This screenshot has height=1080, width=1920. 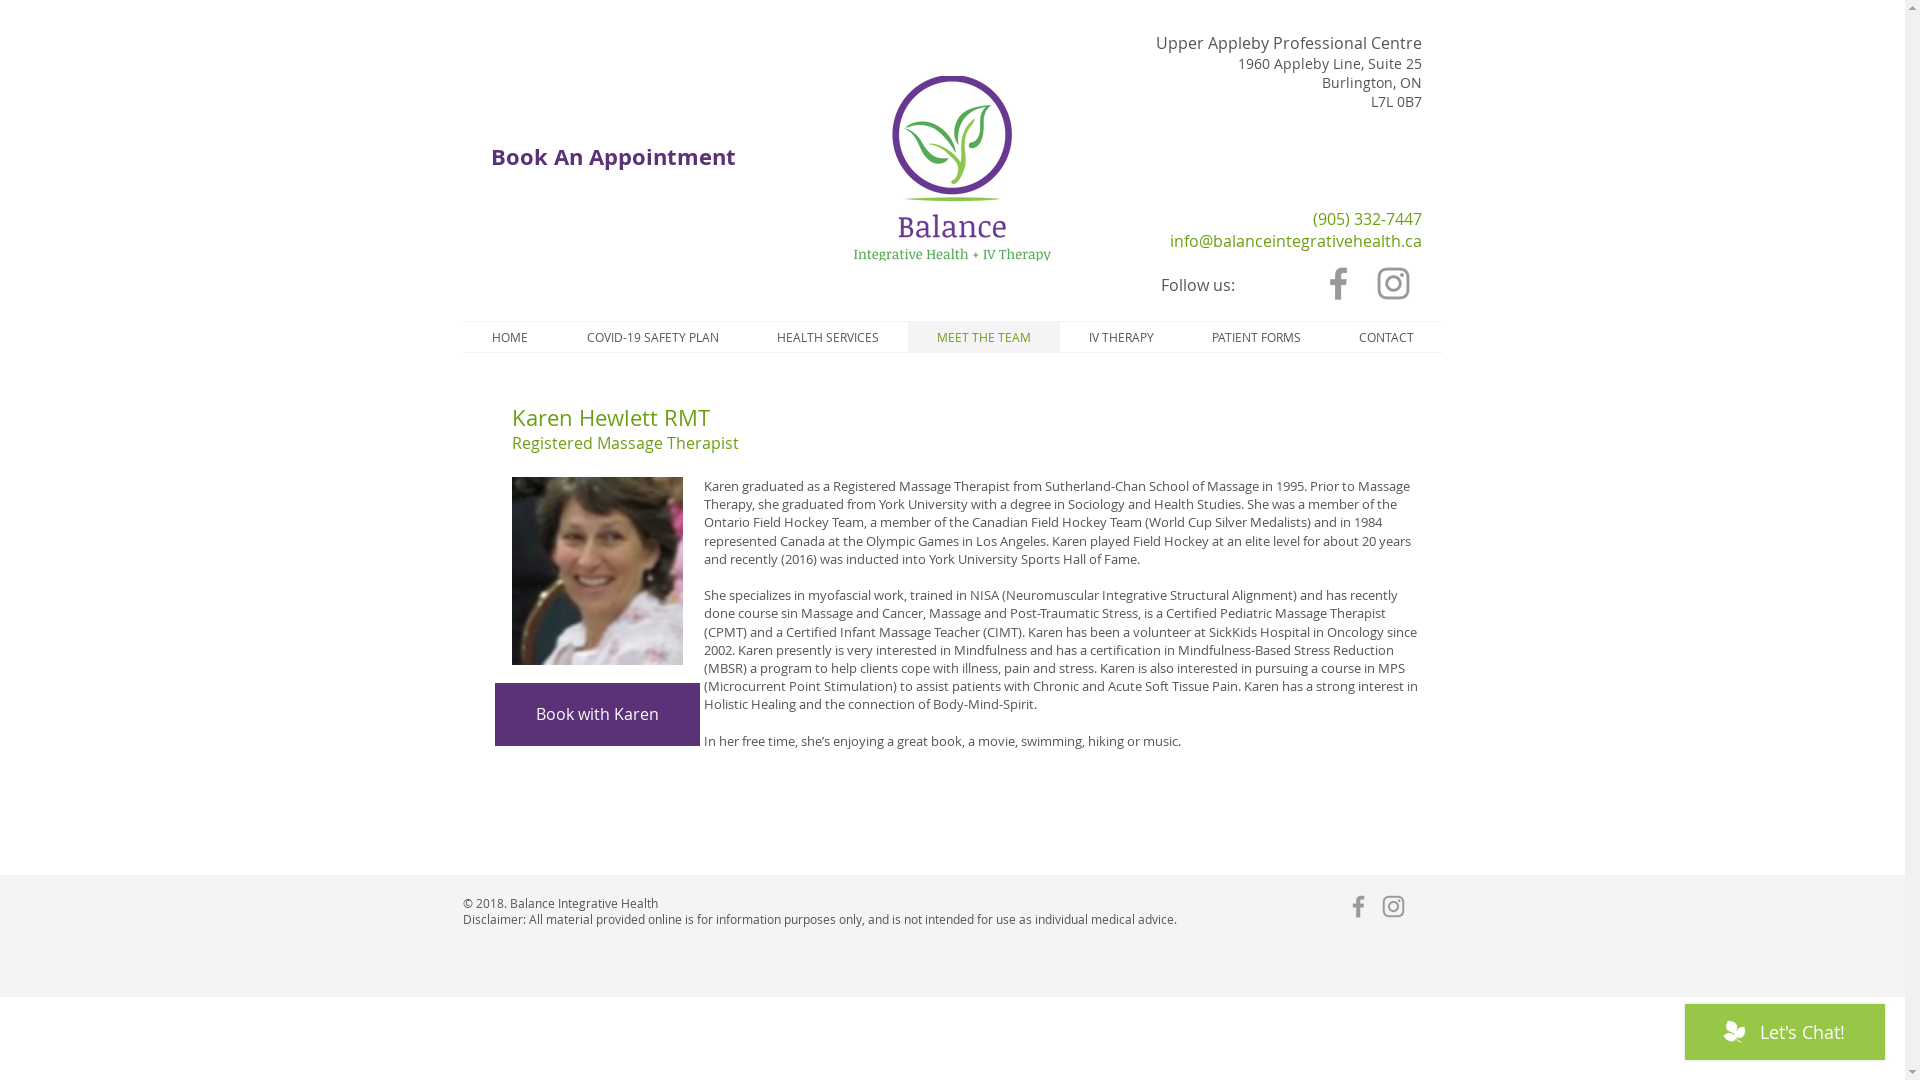 I want to click on 'HOME', so click(x=509, y=335).